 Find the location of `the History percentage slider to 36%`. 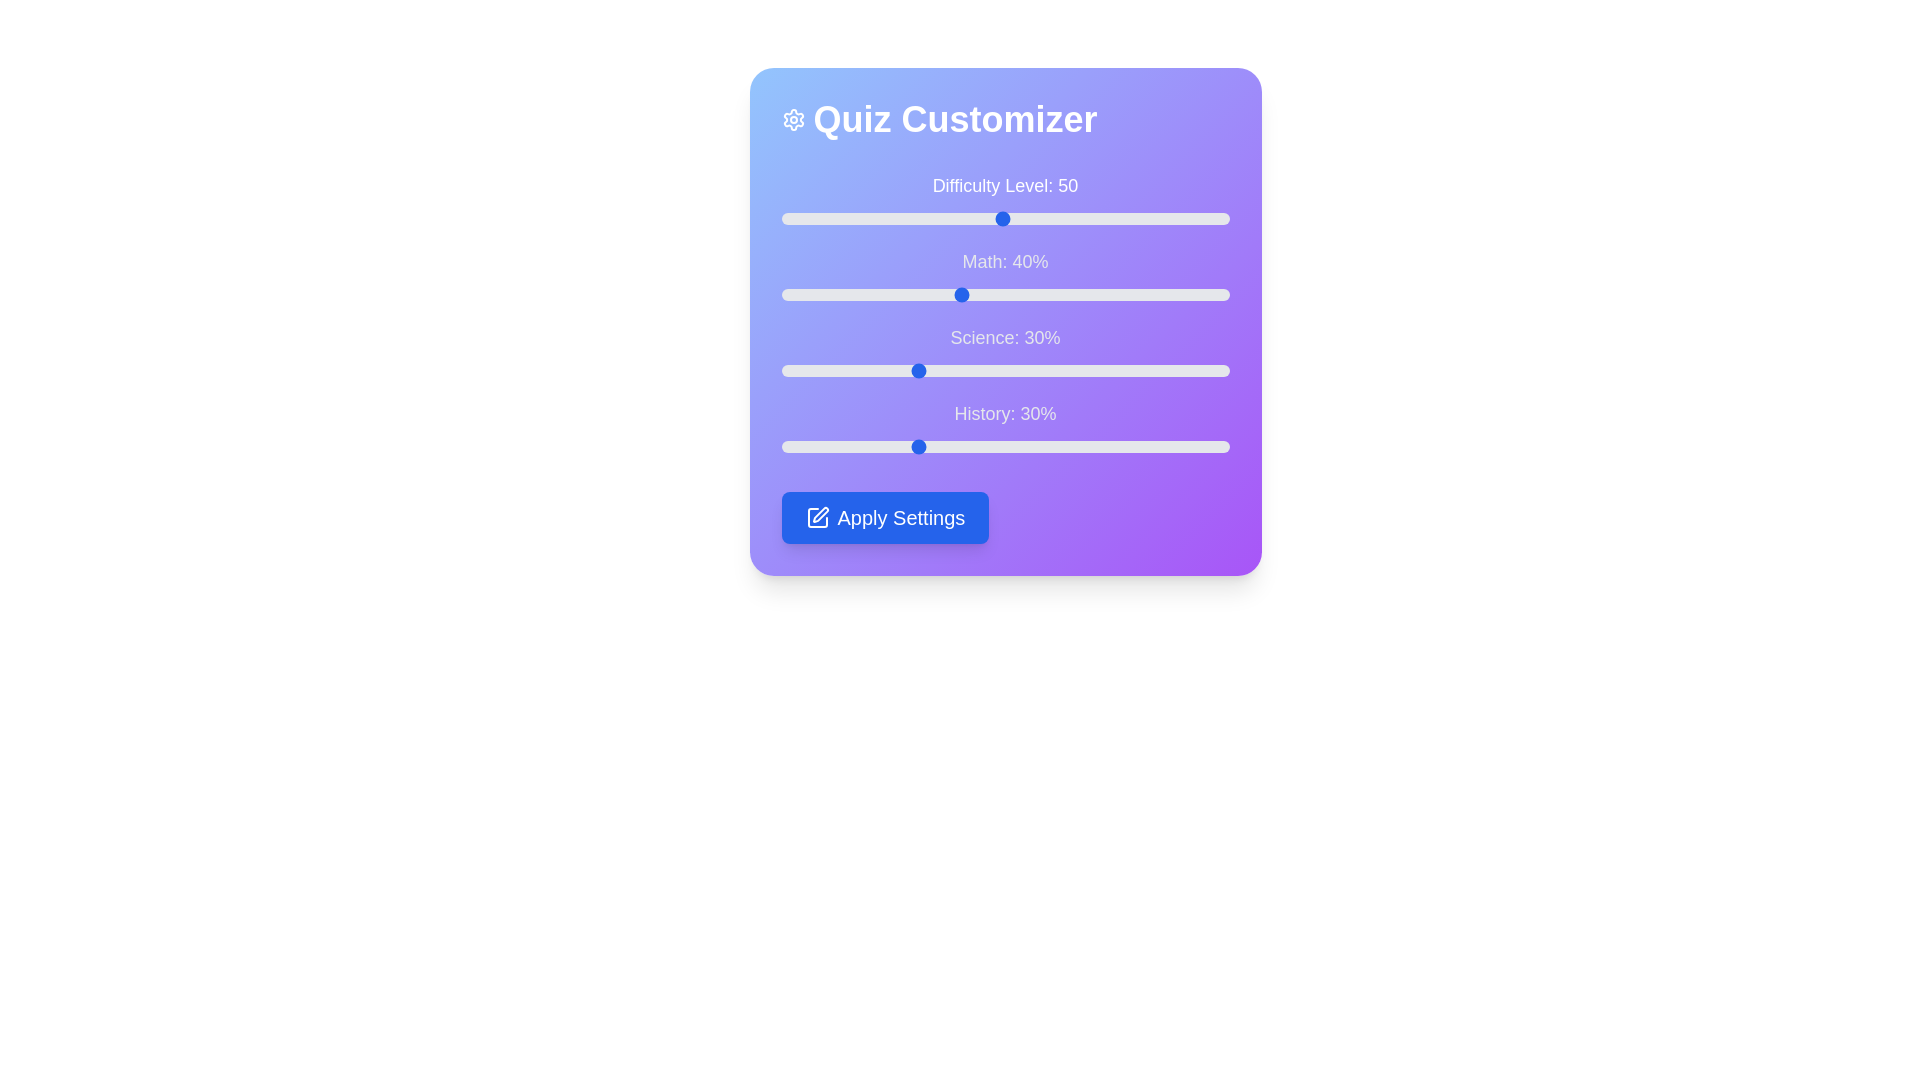

the History percentage slider to 36% is located at coordinates (941, 446).